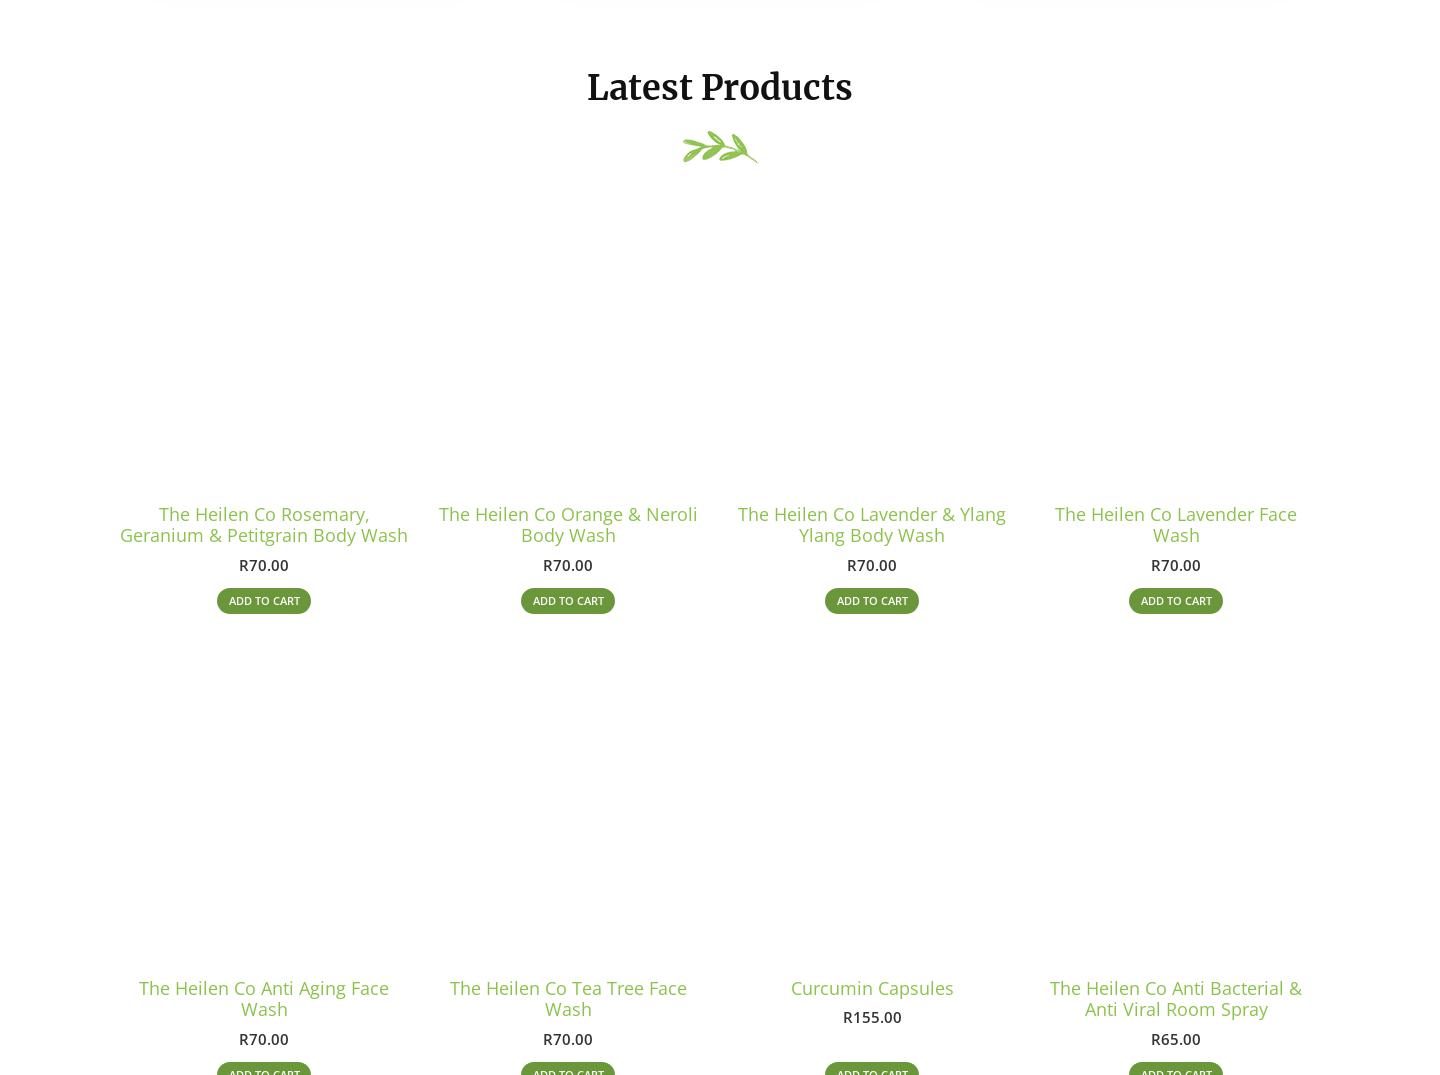 The width and height of the screenshot is (1440, 1075). Describe the element at coordinates (567, 531) in the screenshot. I see `'The Heilen Co Orange & Neroli Body Wash'` at that location.